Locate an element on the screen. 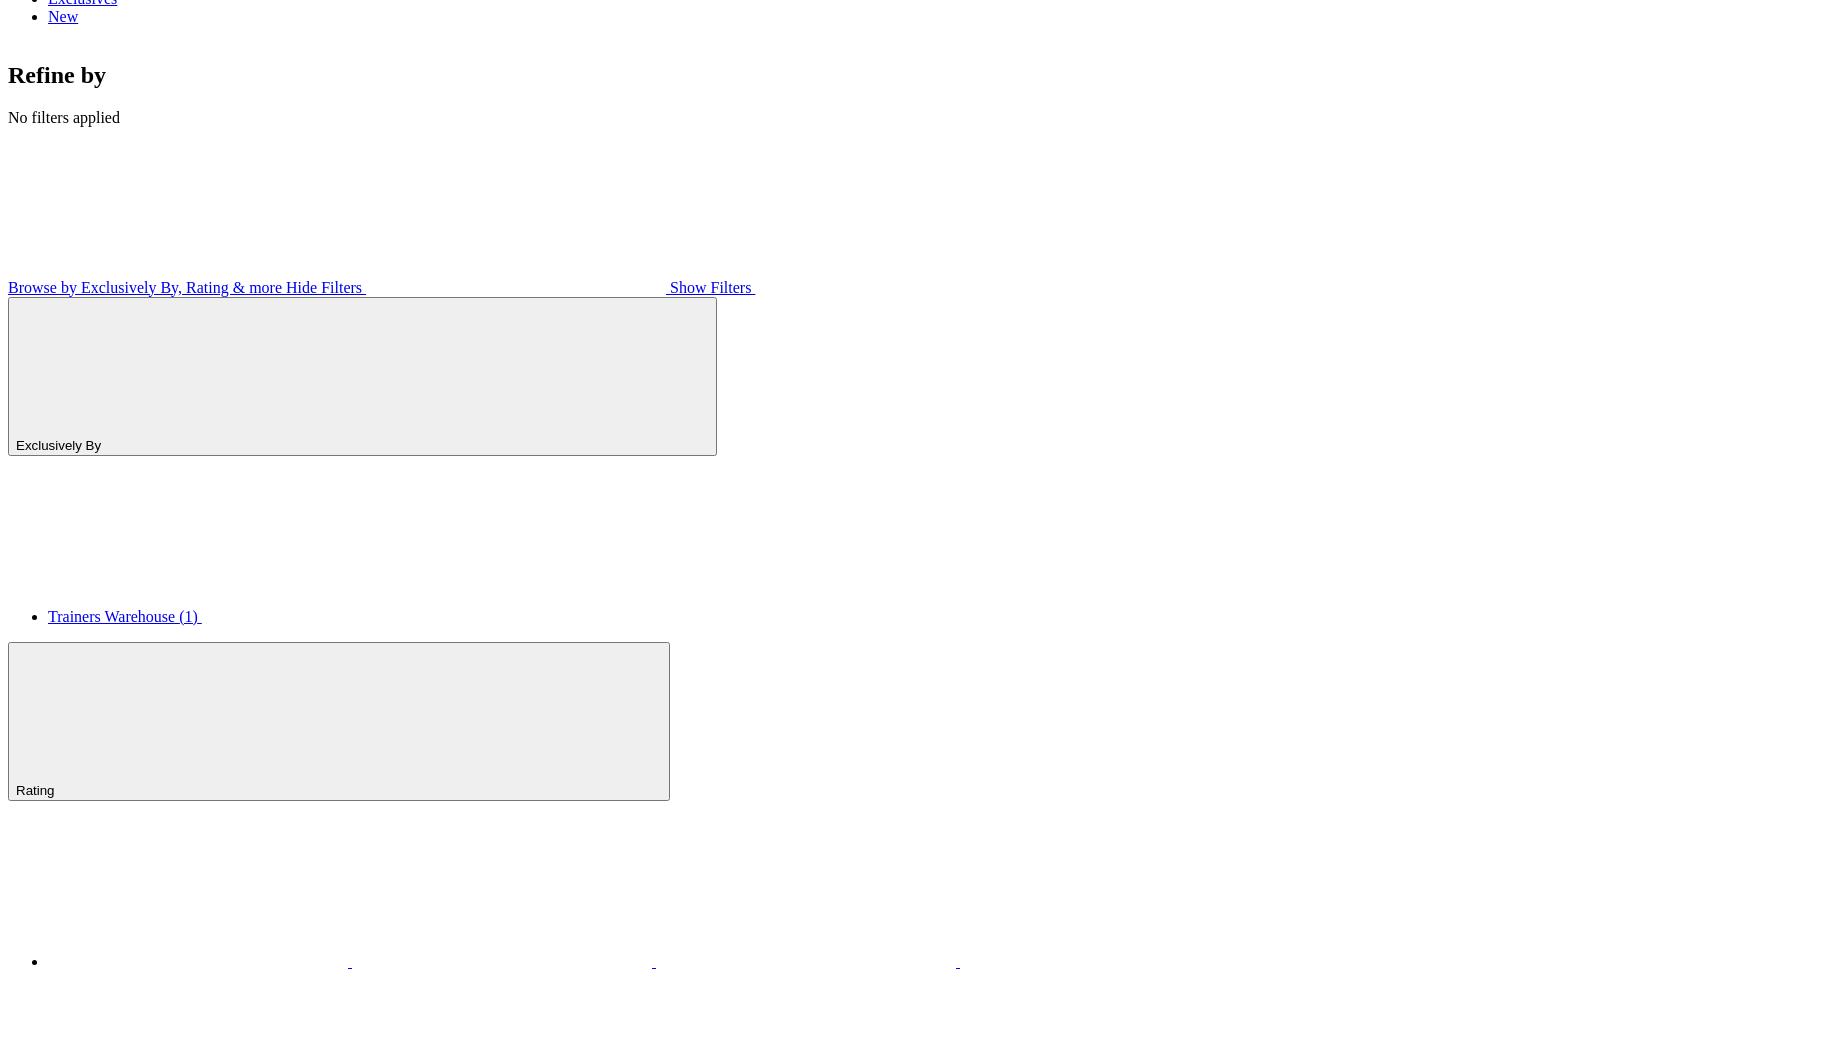  'Exclusively By' is located at coordinates (59, 443).